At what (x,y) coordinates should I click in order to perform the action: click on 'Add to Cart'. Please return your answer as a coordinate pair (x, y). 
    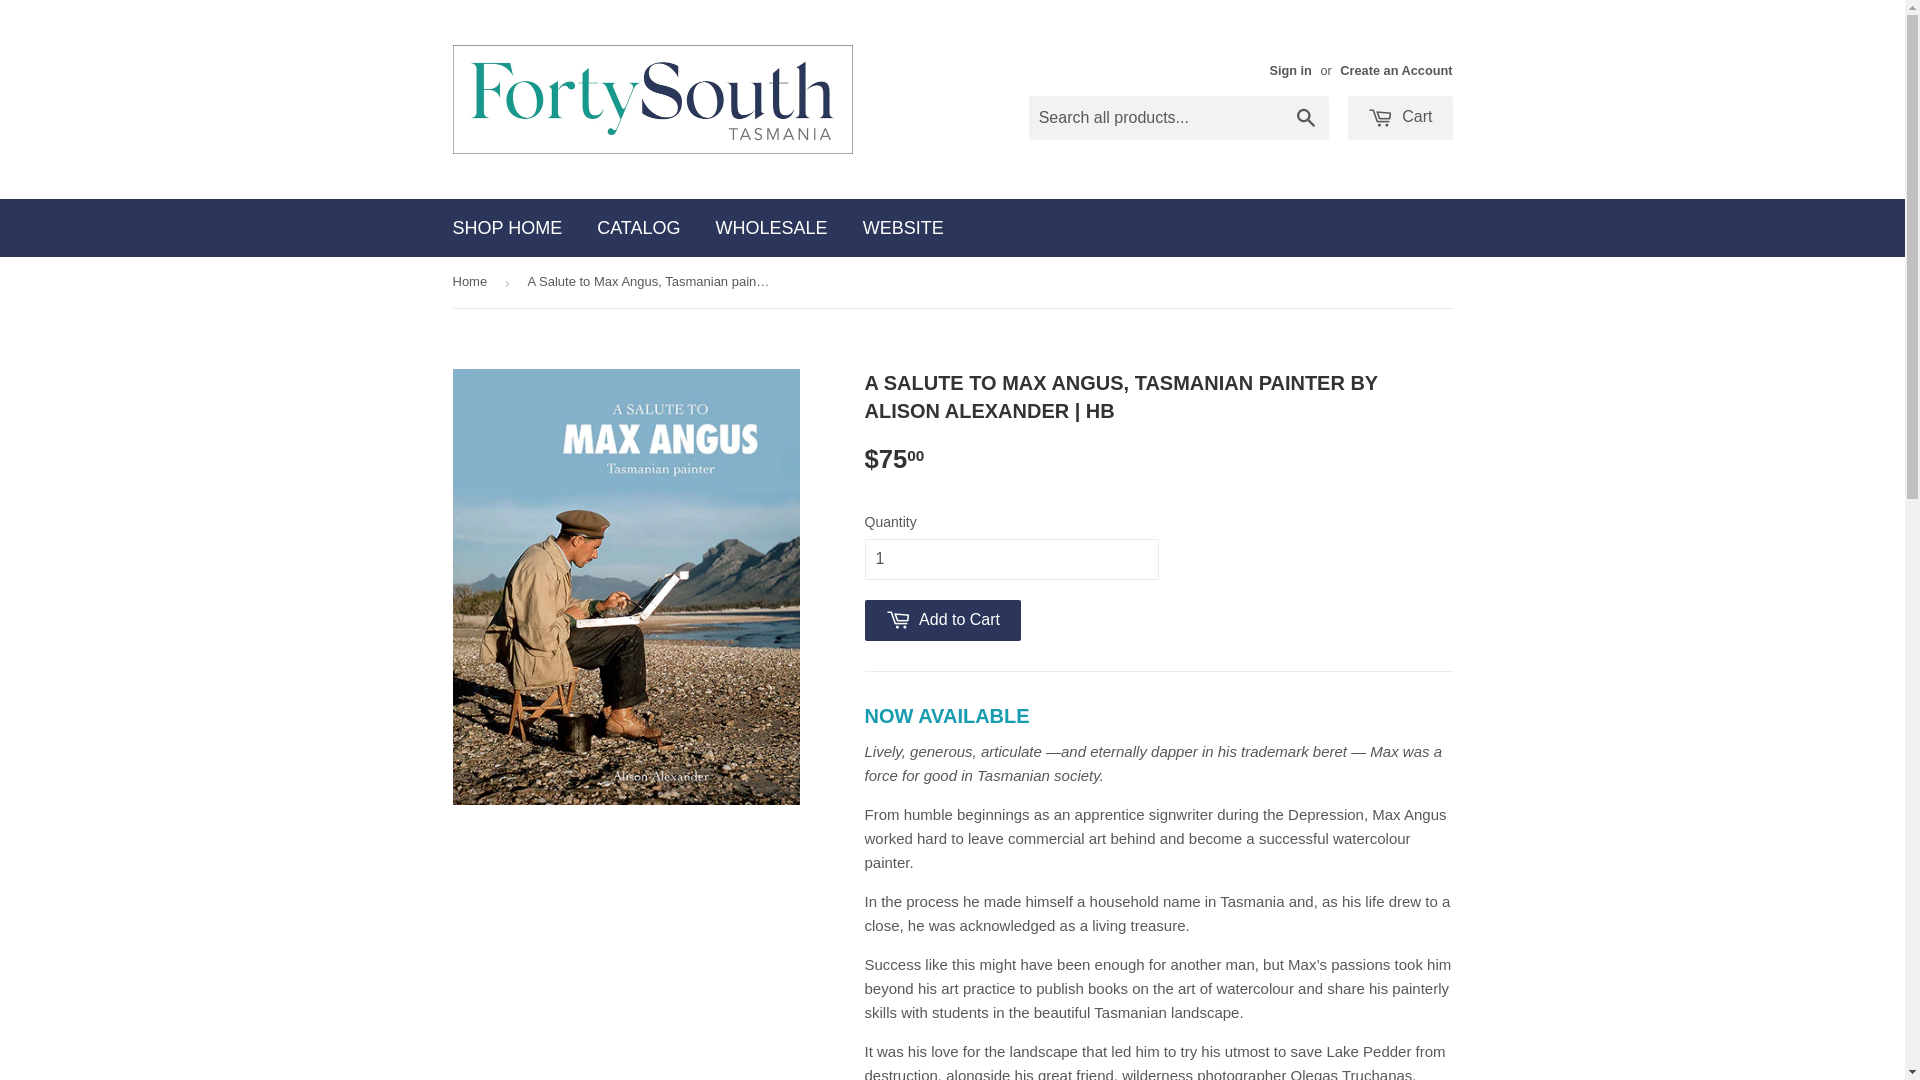
    Looking at the image, I should click on (941, 619).